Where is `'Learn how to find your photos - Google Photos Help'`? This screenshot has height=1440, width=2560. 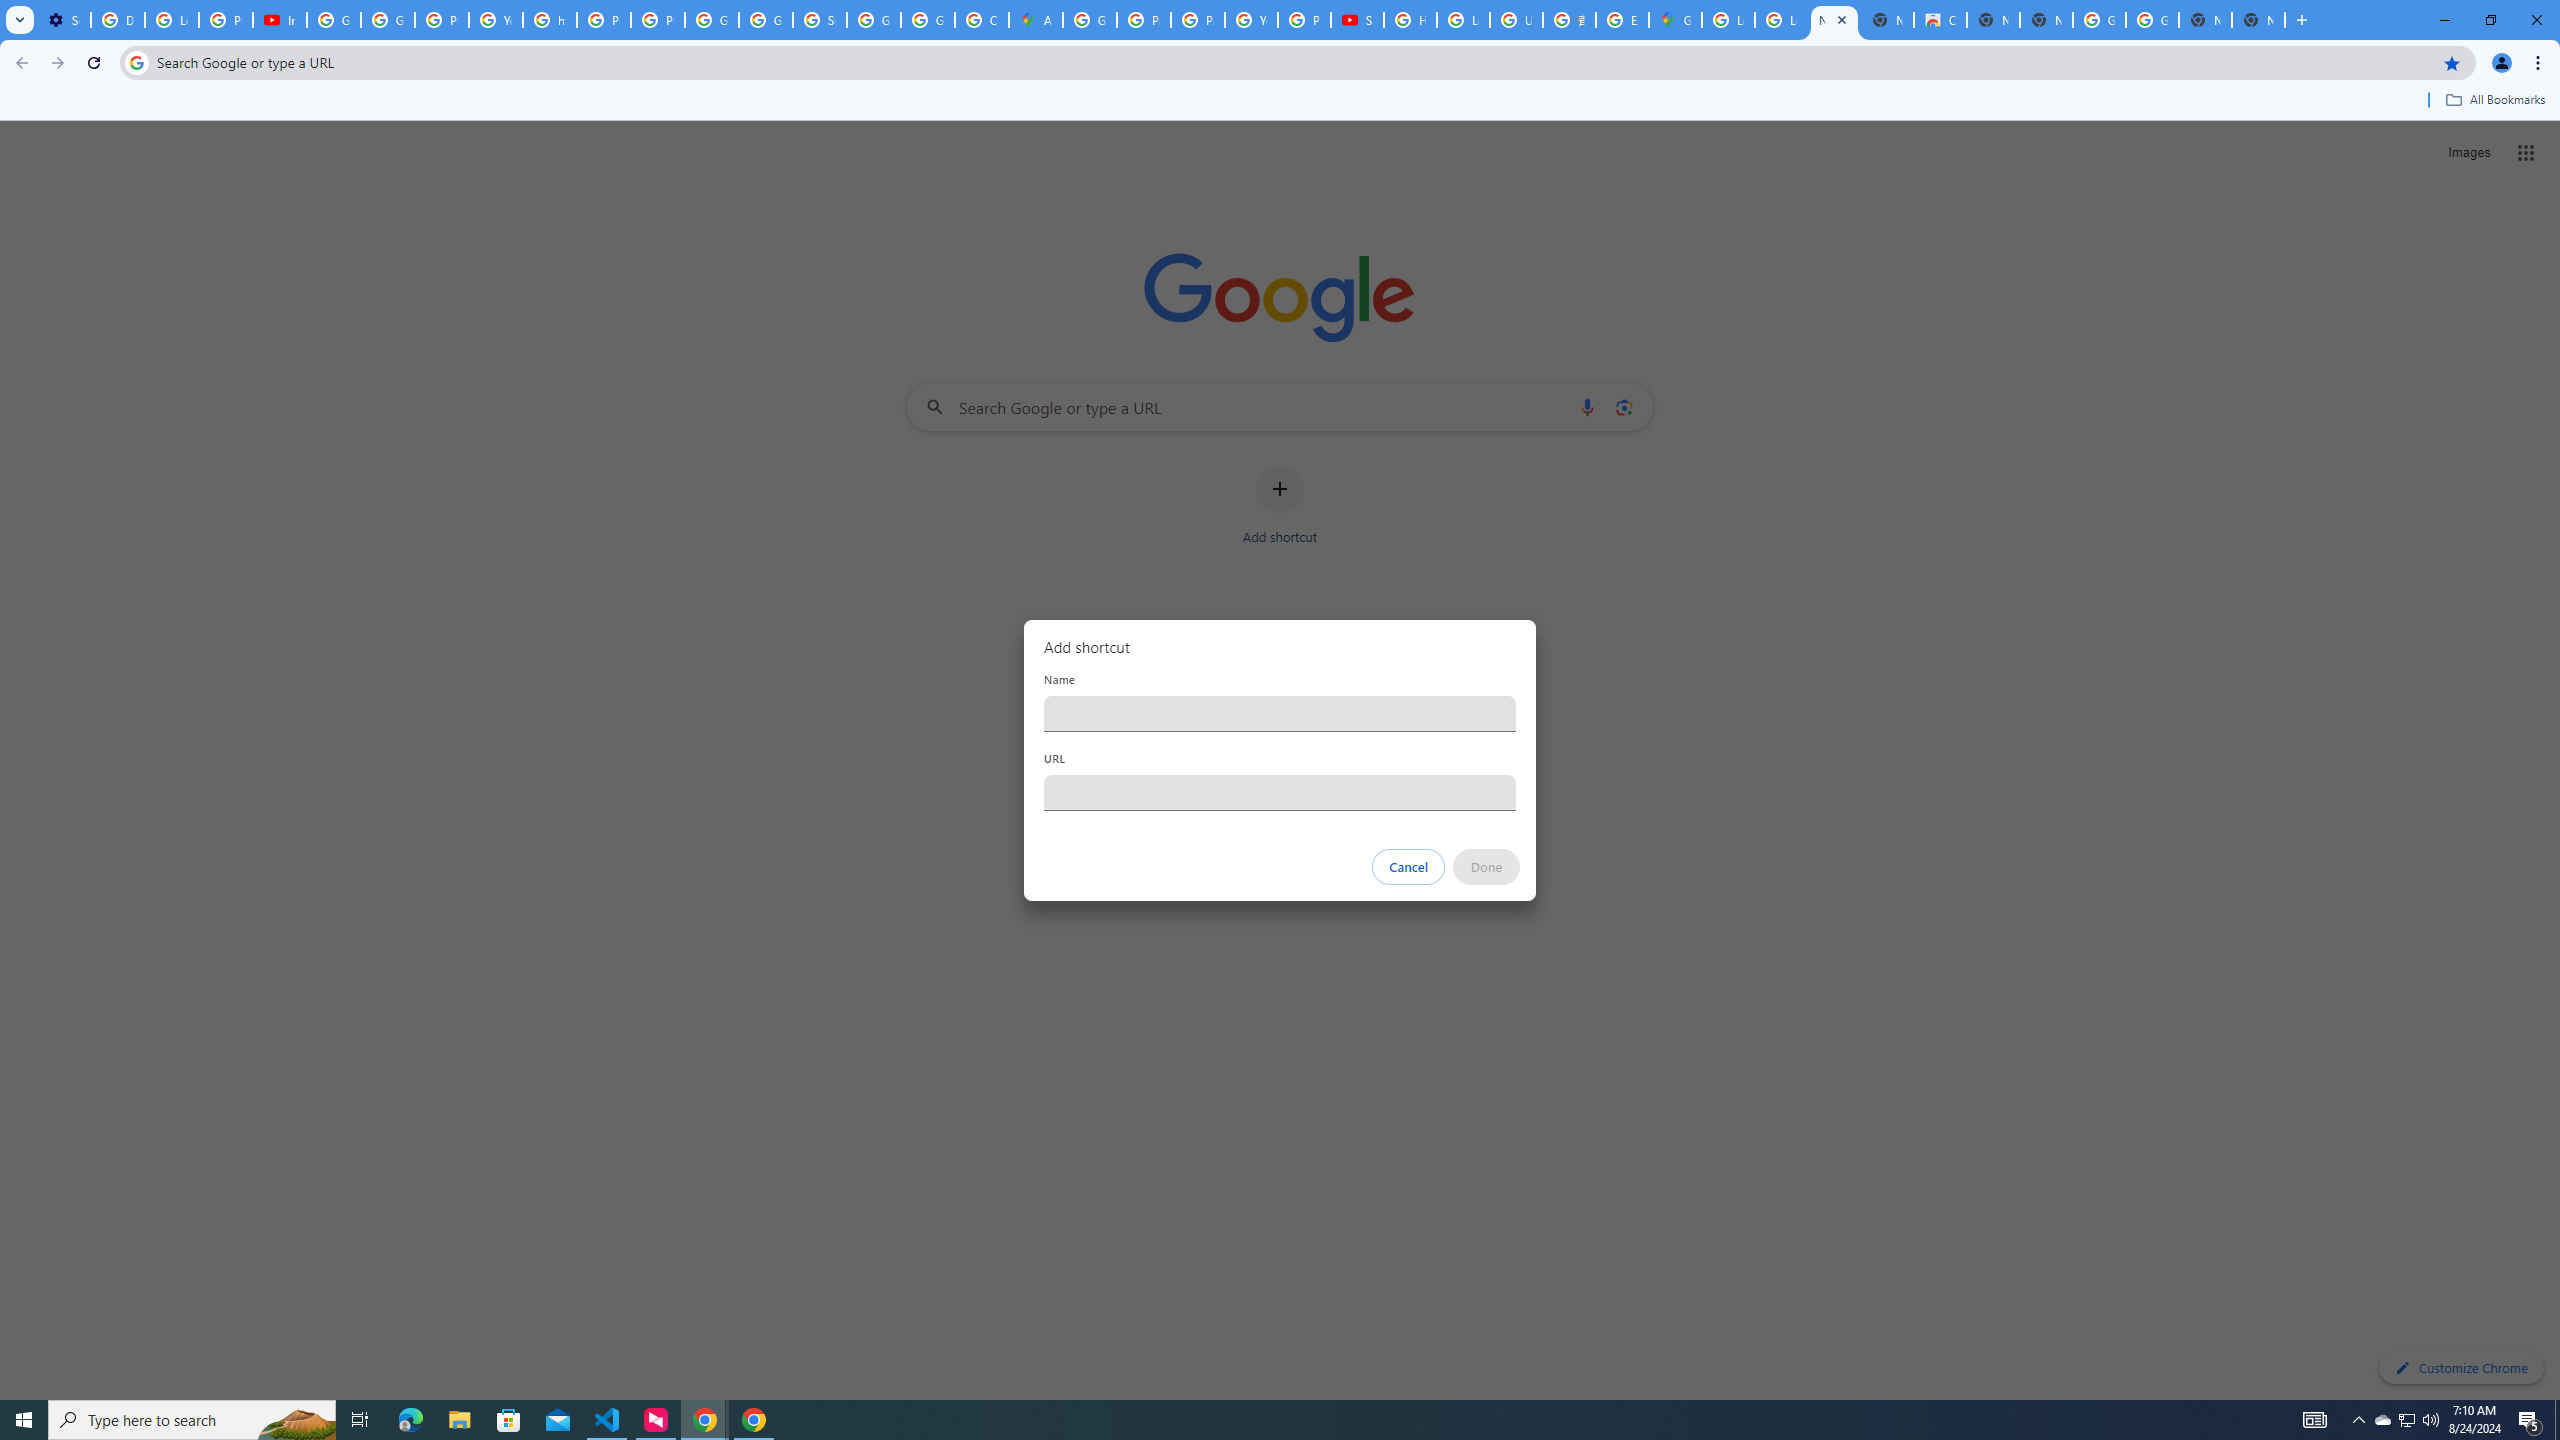
'Learn how to find your photos - Google Photos Help' is located at coordinates (171, 19).